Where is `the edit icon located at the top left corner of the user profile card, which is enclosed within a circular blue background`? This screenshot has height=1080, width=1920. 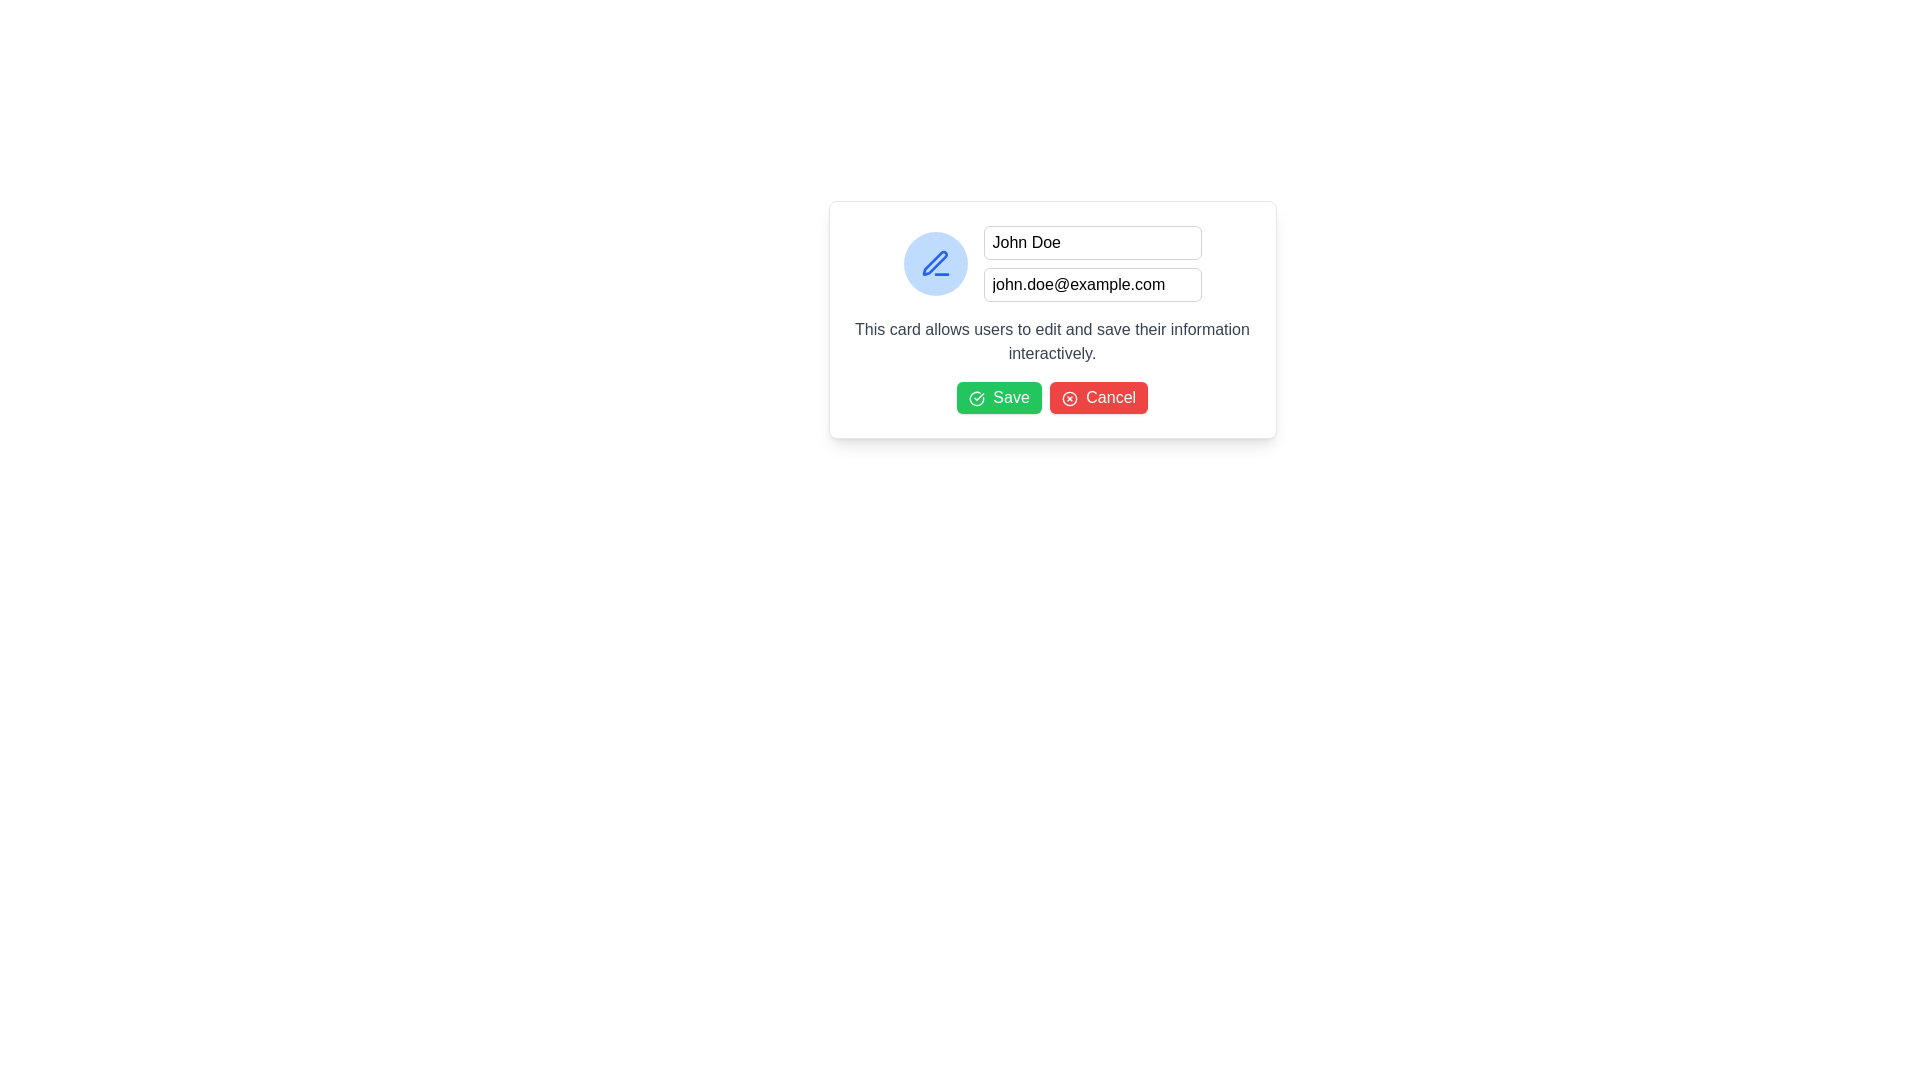
the edit icon located at the top left corner of the user profile card, which is enclosed within a circular blue background is located at coordinates (934, 262).